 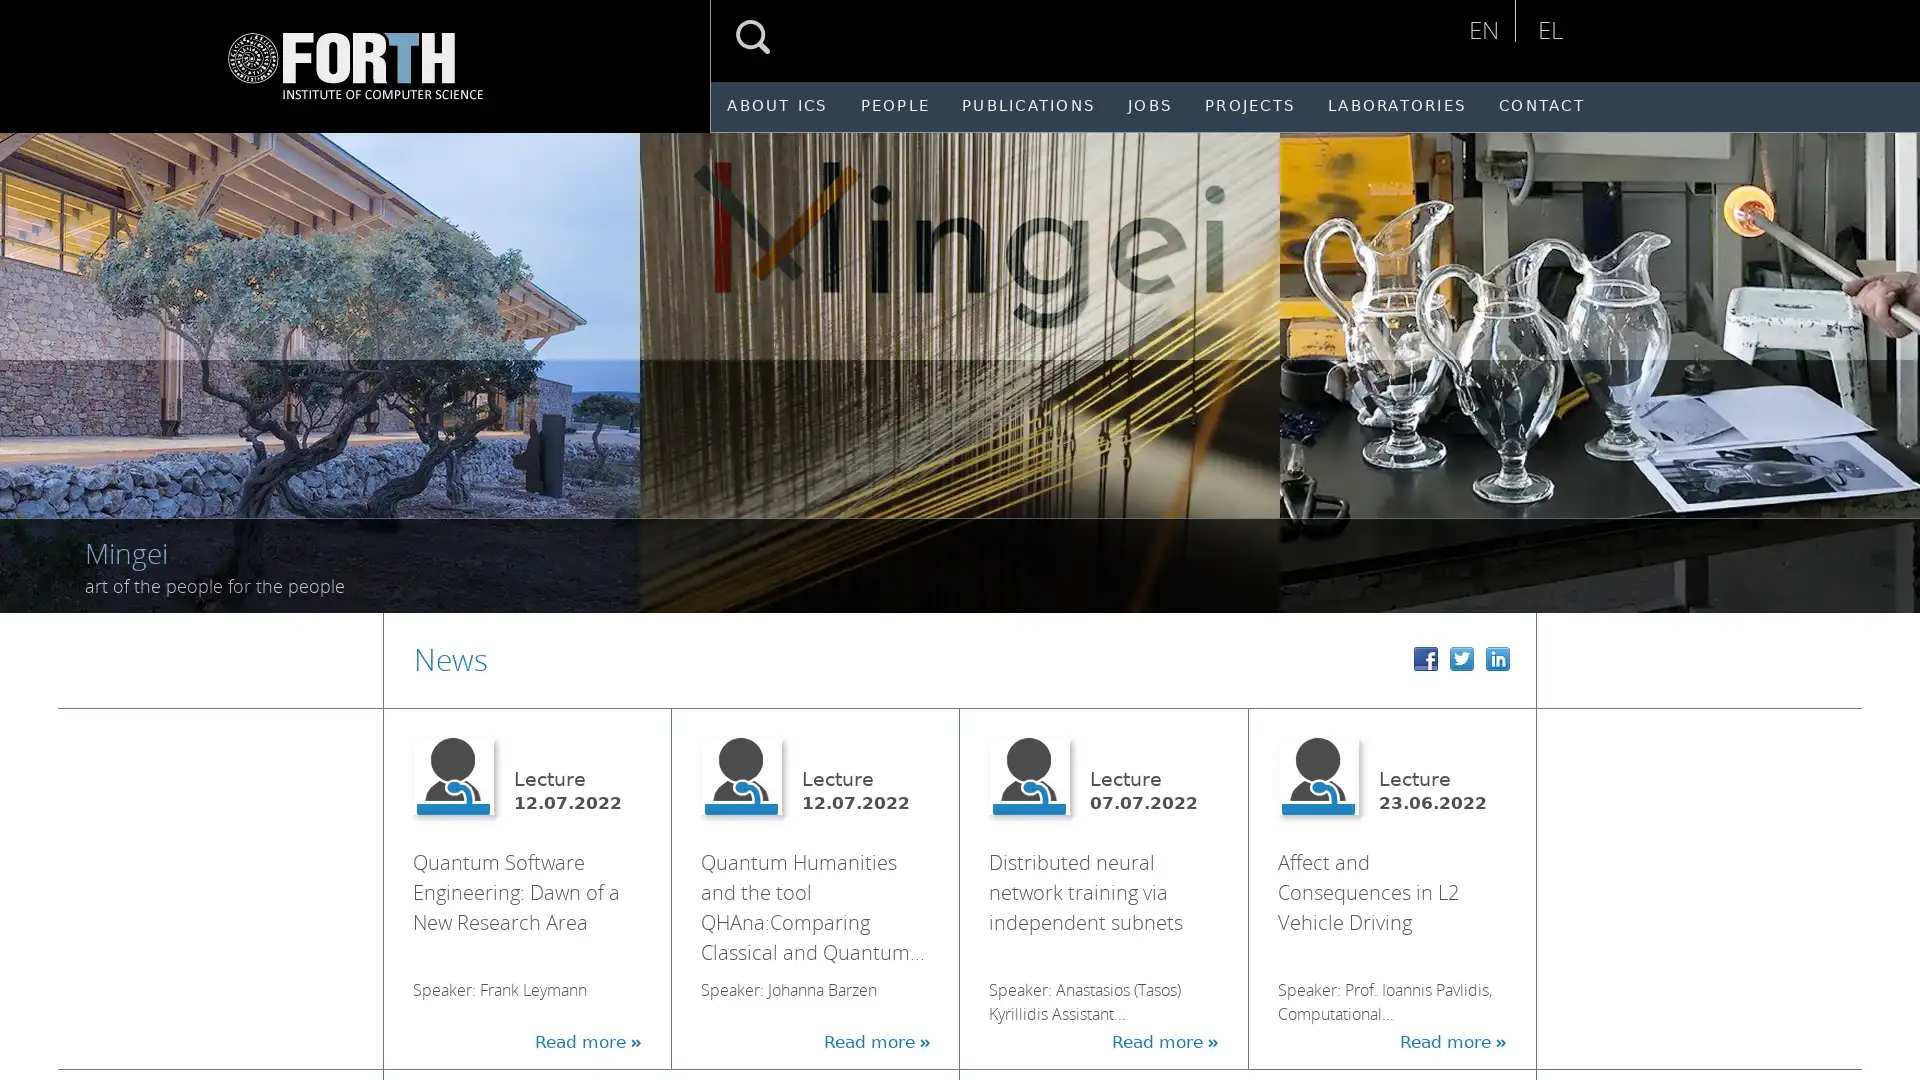 I want to click on Submit Search Button, so click(x=752, y=37).